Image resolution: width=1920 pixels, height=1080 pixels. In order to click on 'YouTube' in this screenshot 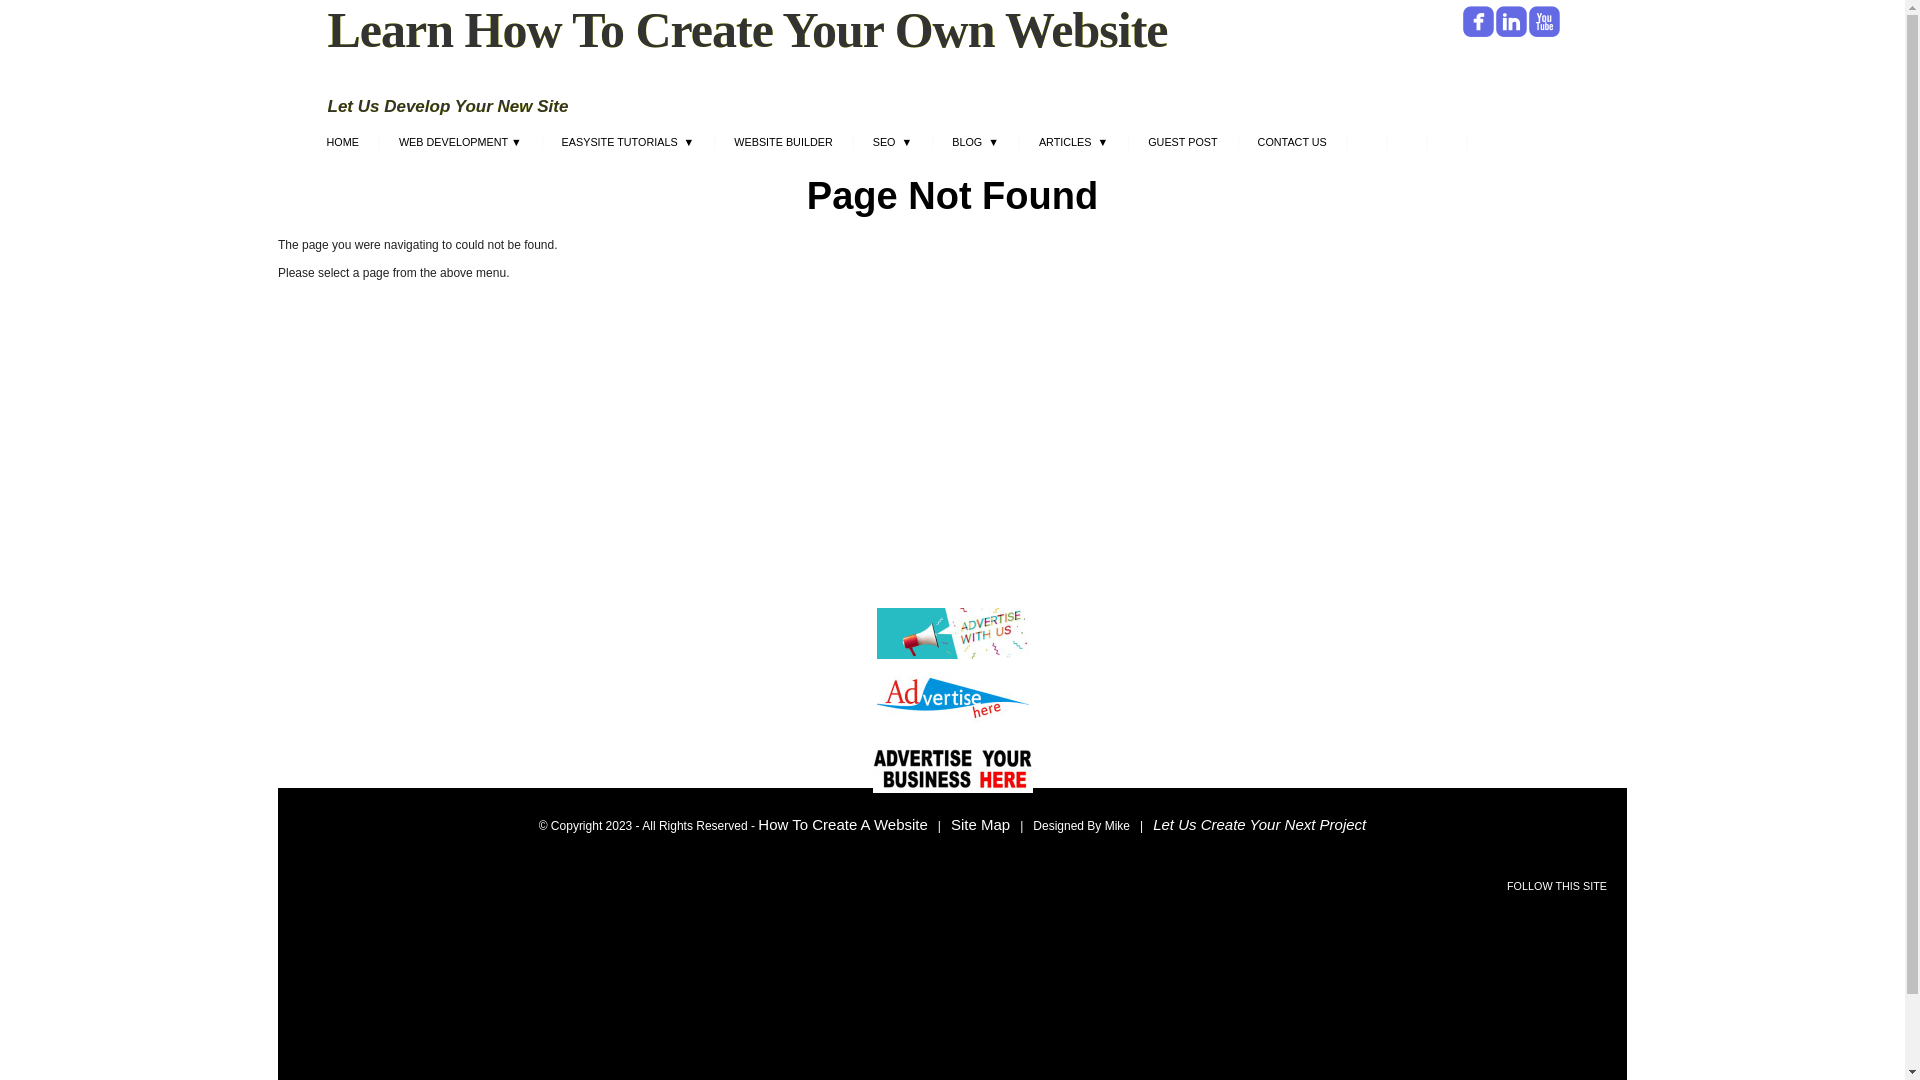, I will do `click(1542, 22)`.